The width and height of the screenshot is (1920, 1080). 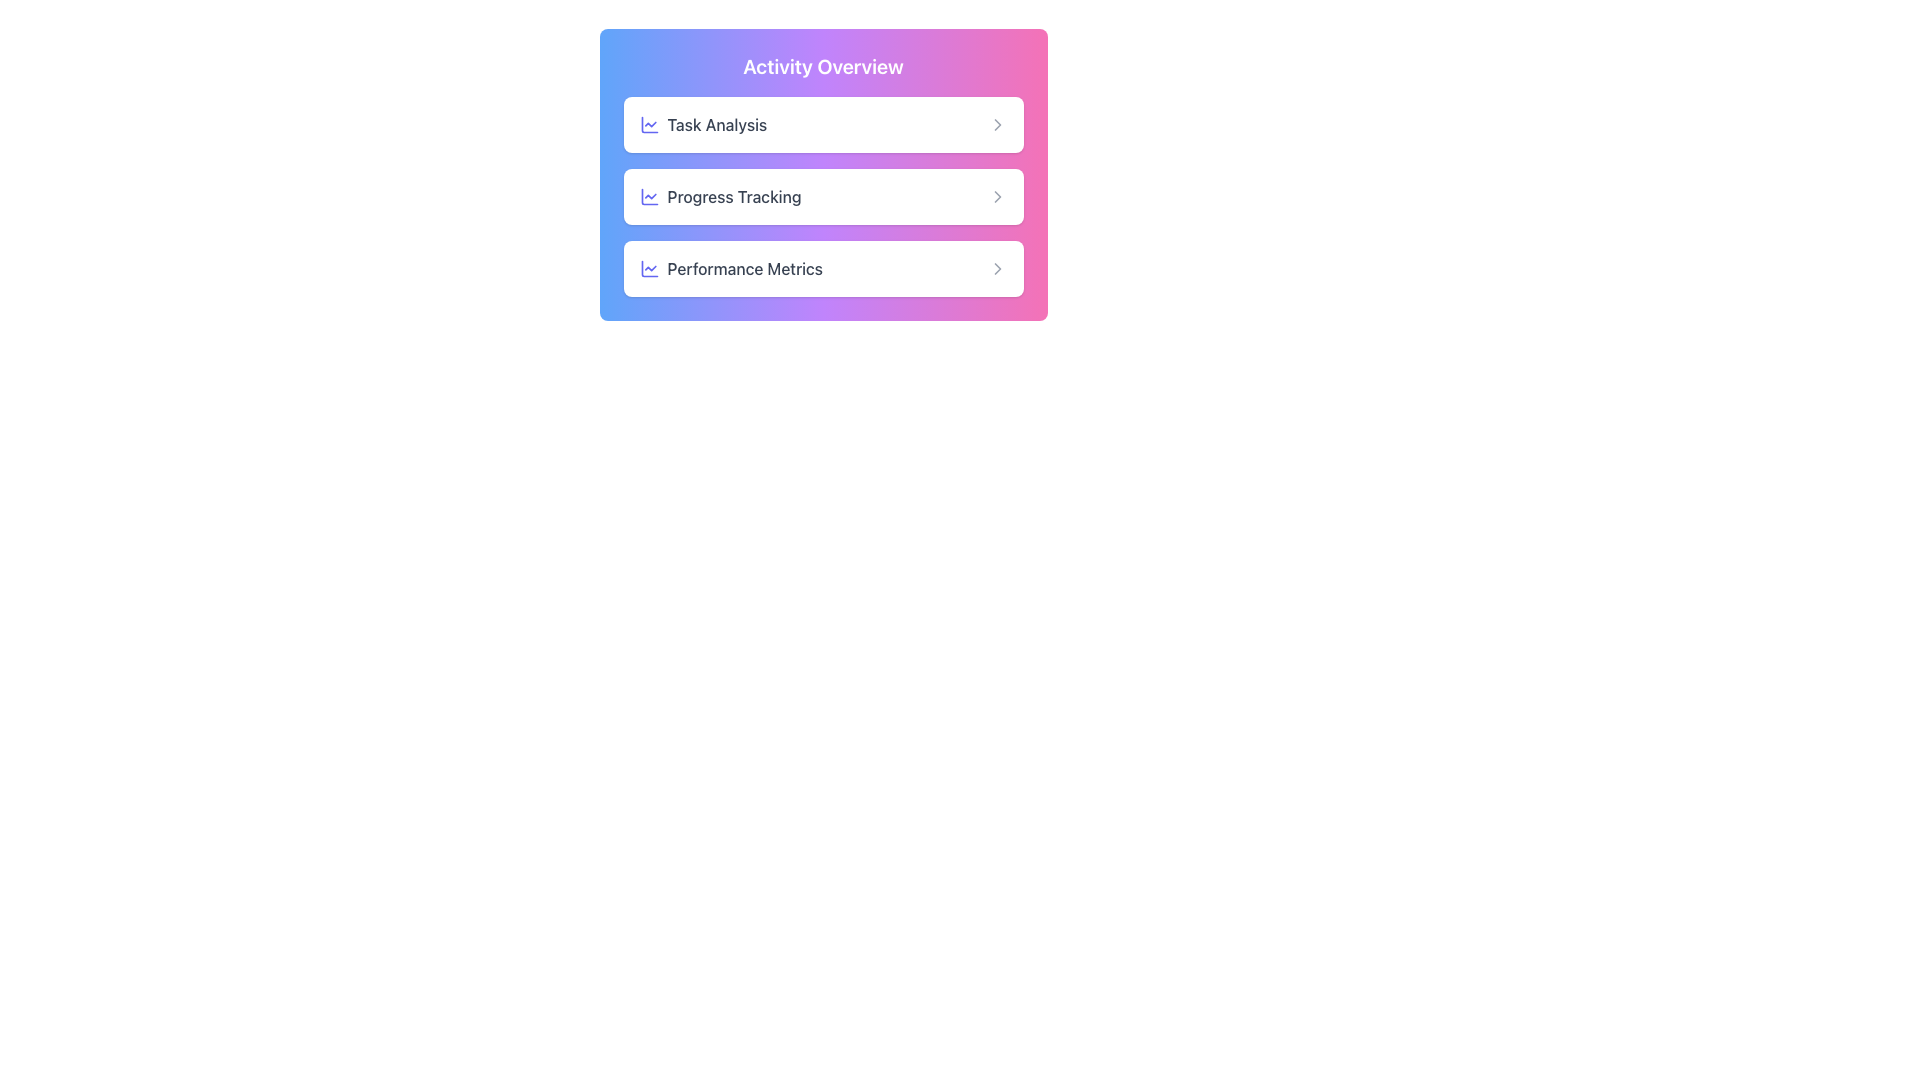 I want to click on the static text label reading 'Performance Metrics', which is aligned to the right of the chart icon within the white card in the 'Activity Overview' section, so click(x=730, y=268).